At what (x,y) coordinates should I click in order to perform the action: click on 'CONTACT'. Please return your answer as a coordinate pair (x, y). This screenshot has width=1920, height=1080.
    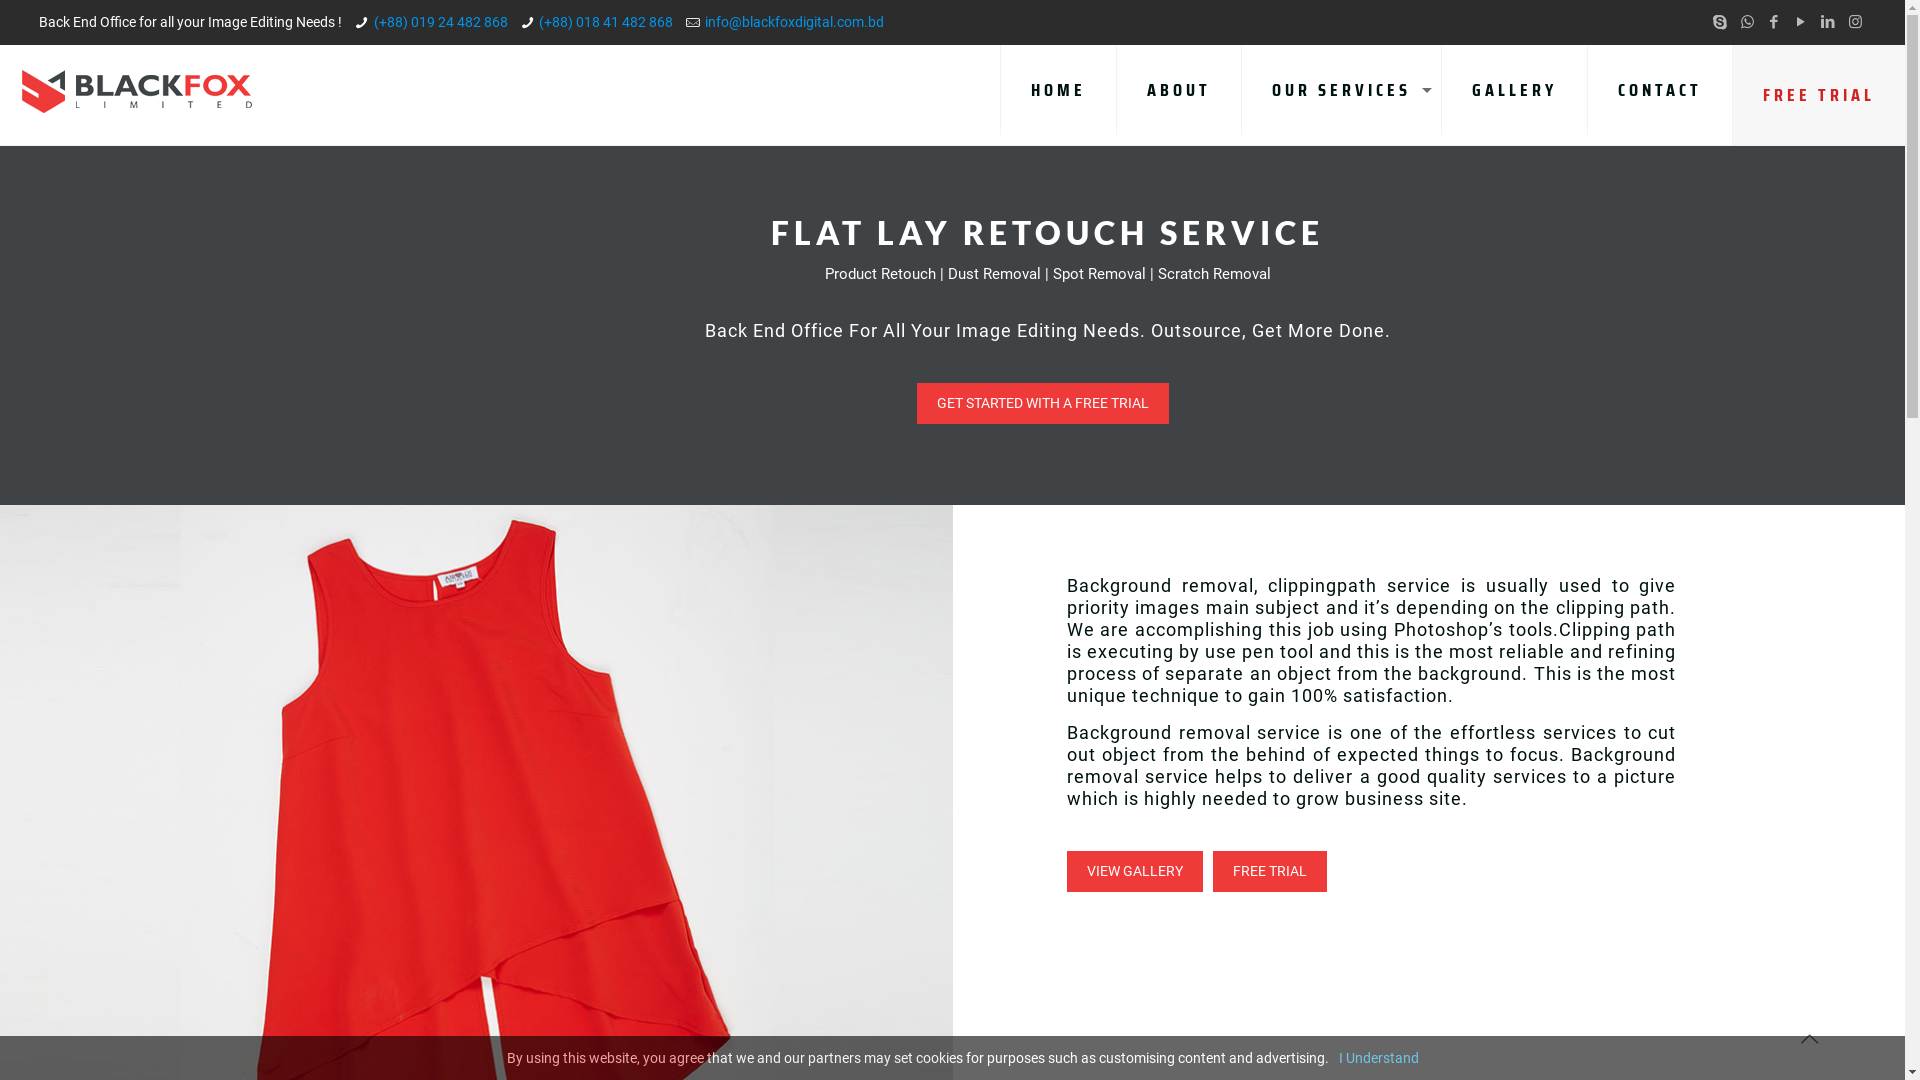
    Looking at the image, I should click on (1660, 88).